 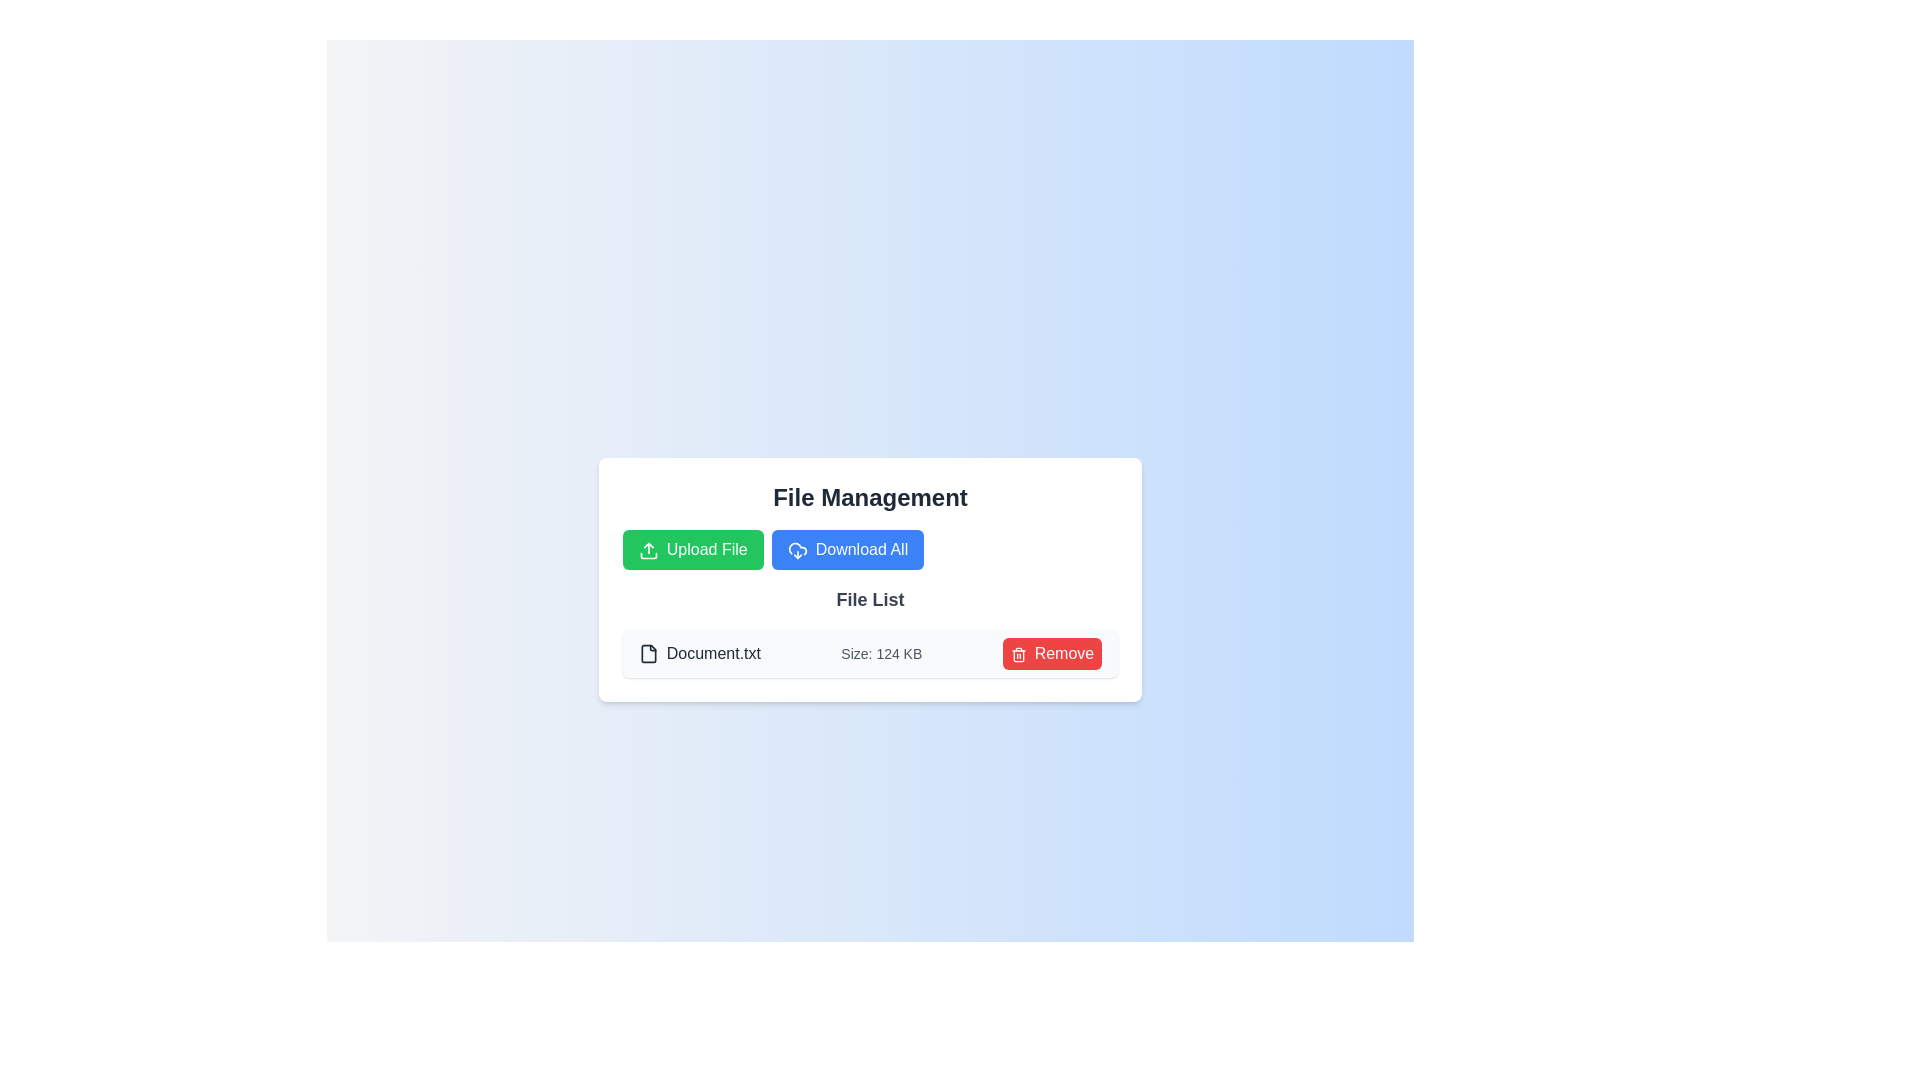 What do you see at coordinates (648, 654) in the screenshot?
I see `the document icon that visually represents a file, located to the left of the 'Document.txt' label` at bounding box center [648, 654].